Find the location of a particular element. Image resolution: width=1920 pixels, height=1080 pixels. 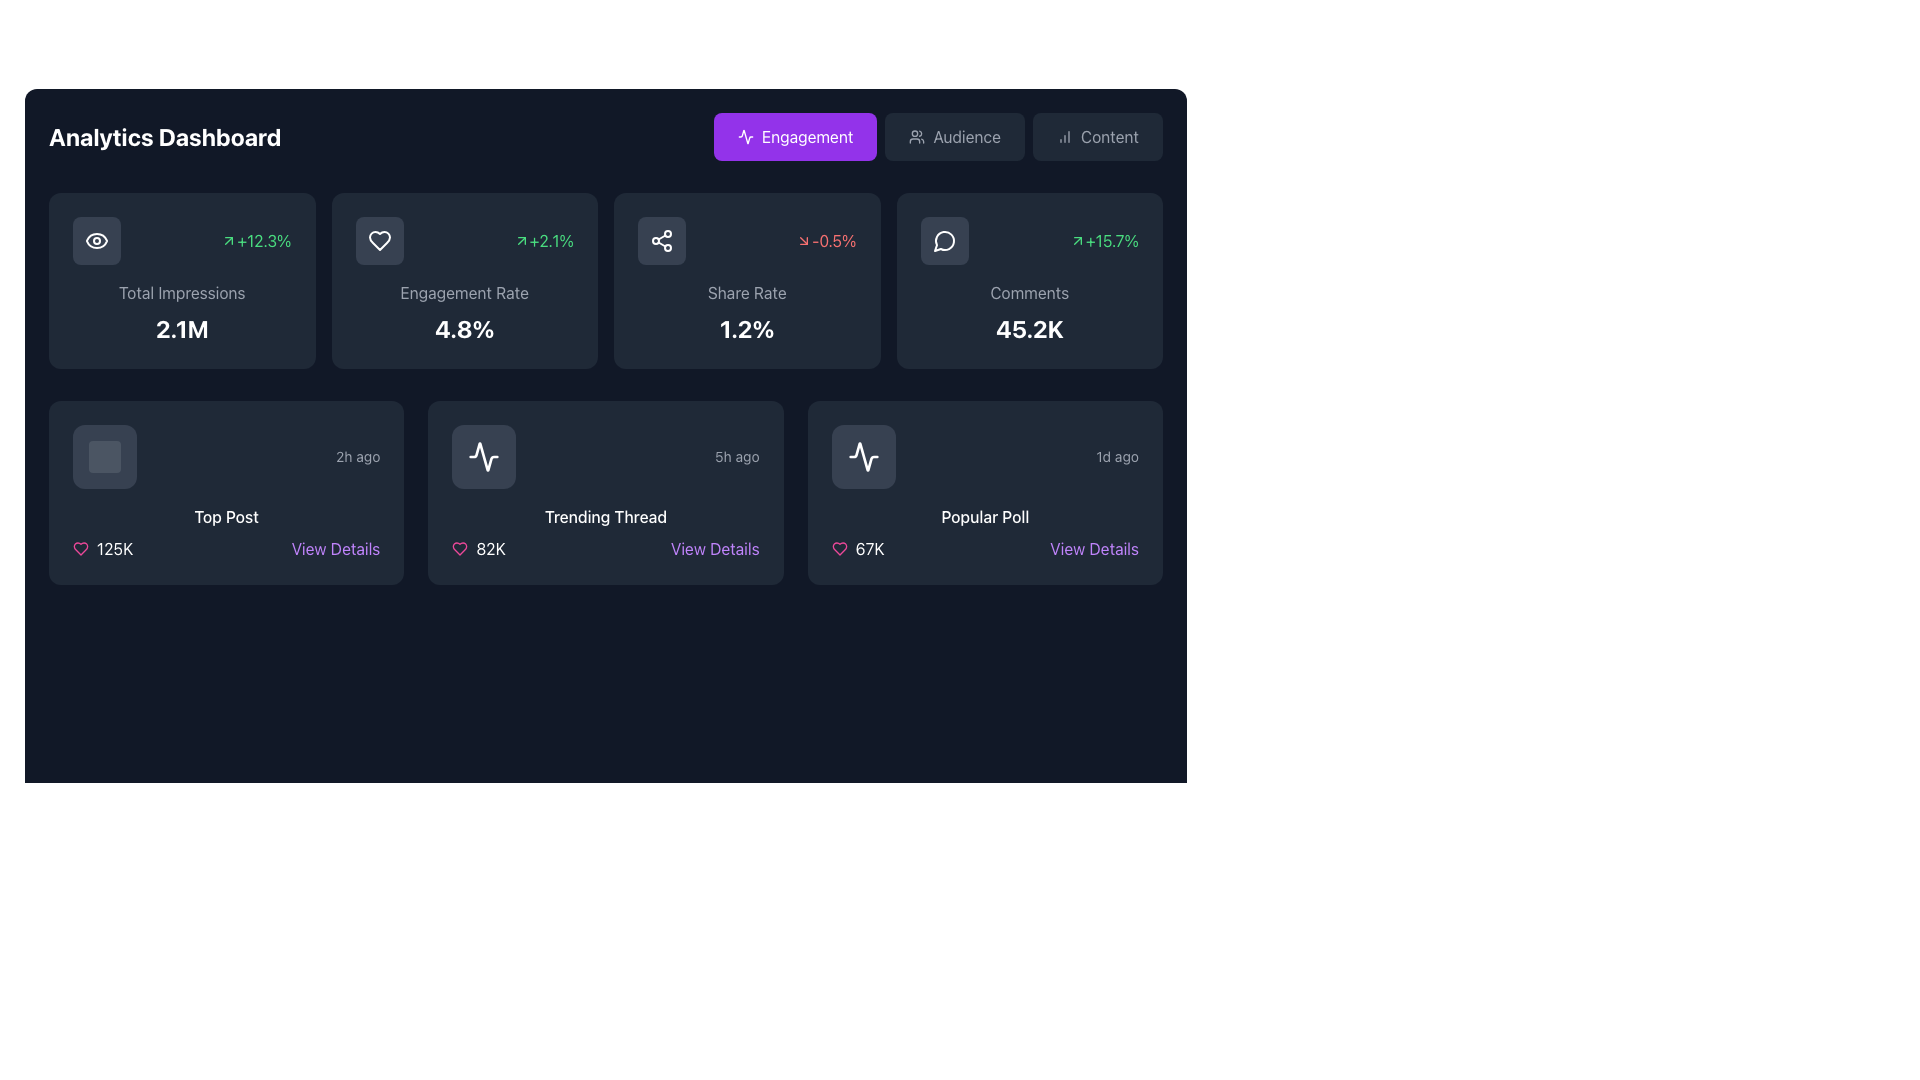

the text label that displays the count or statistical measure related to the heart icon, located below the 'Top Post' label and adjacent to the pink heart icon is located at coordinates (114, 548).